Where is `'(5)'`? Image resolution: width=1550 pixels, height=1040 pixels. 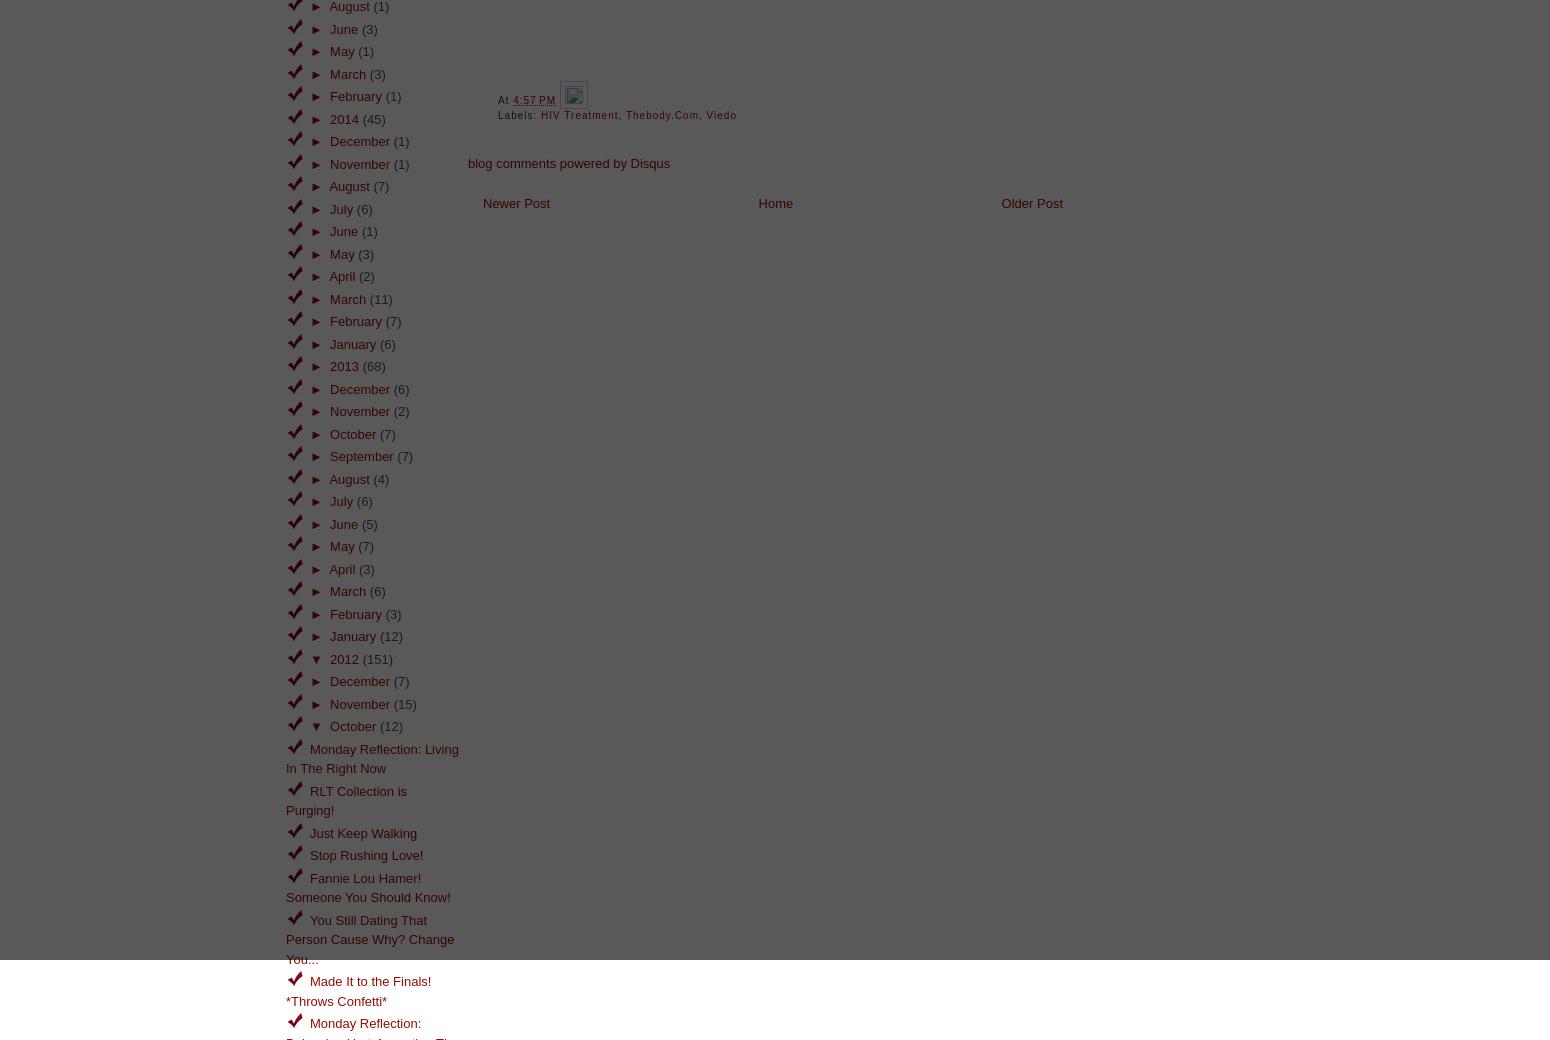 '(5)' is located at coordinates (368, 522).